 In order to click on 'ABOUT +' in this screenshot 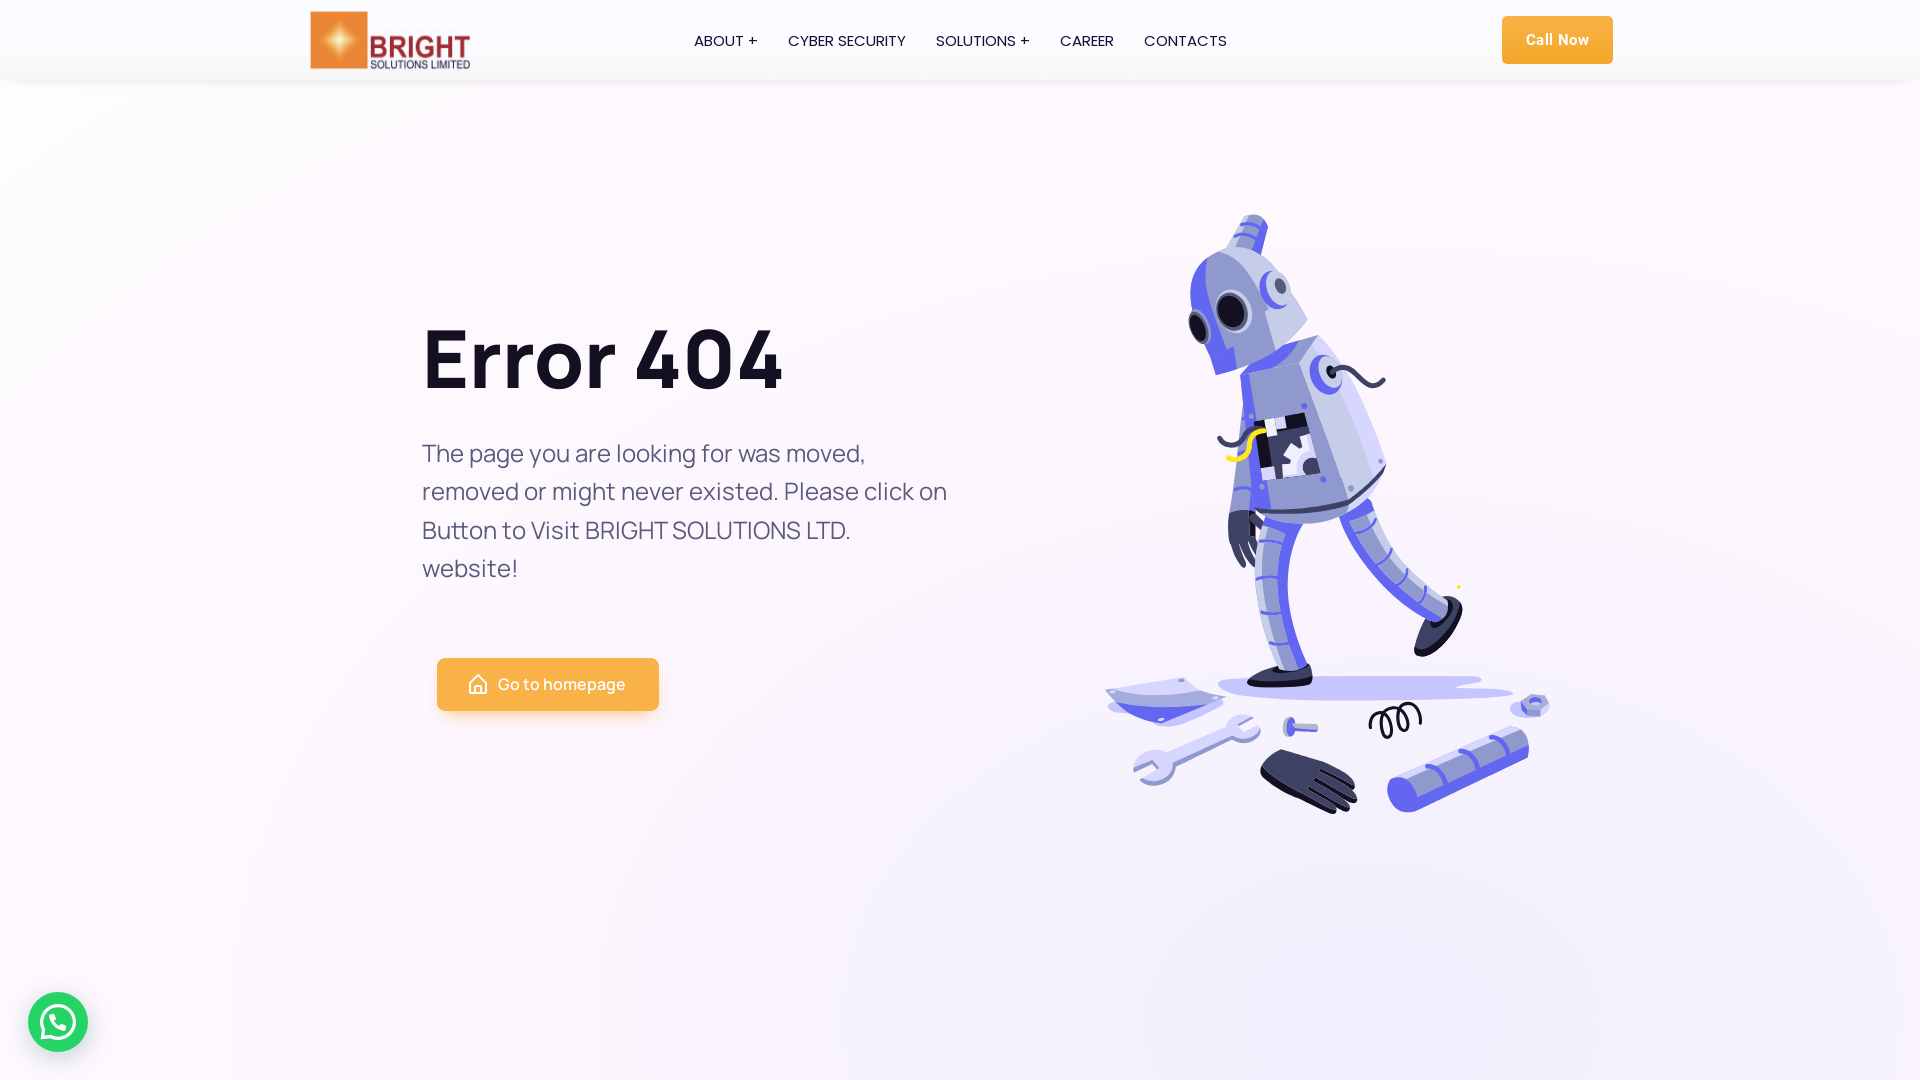, I will do `click(723, 39)`.